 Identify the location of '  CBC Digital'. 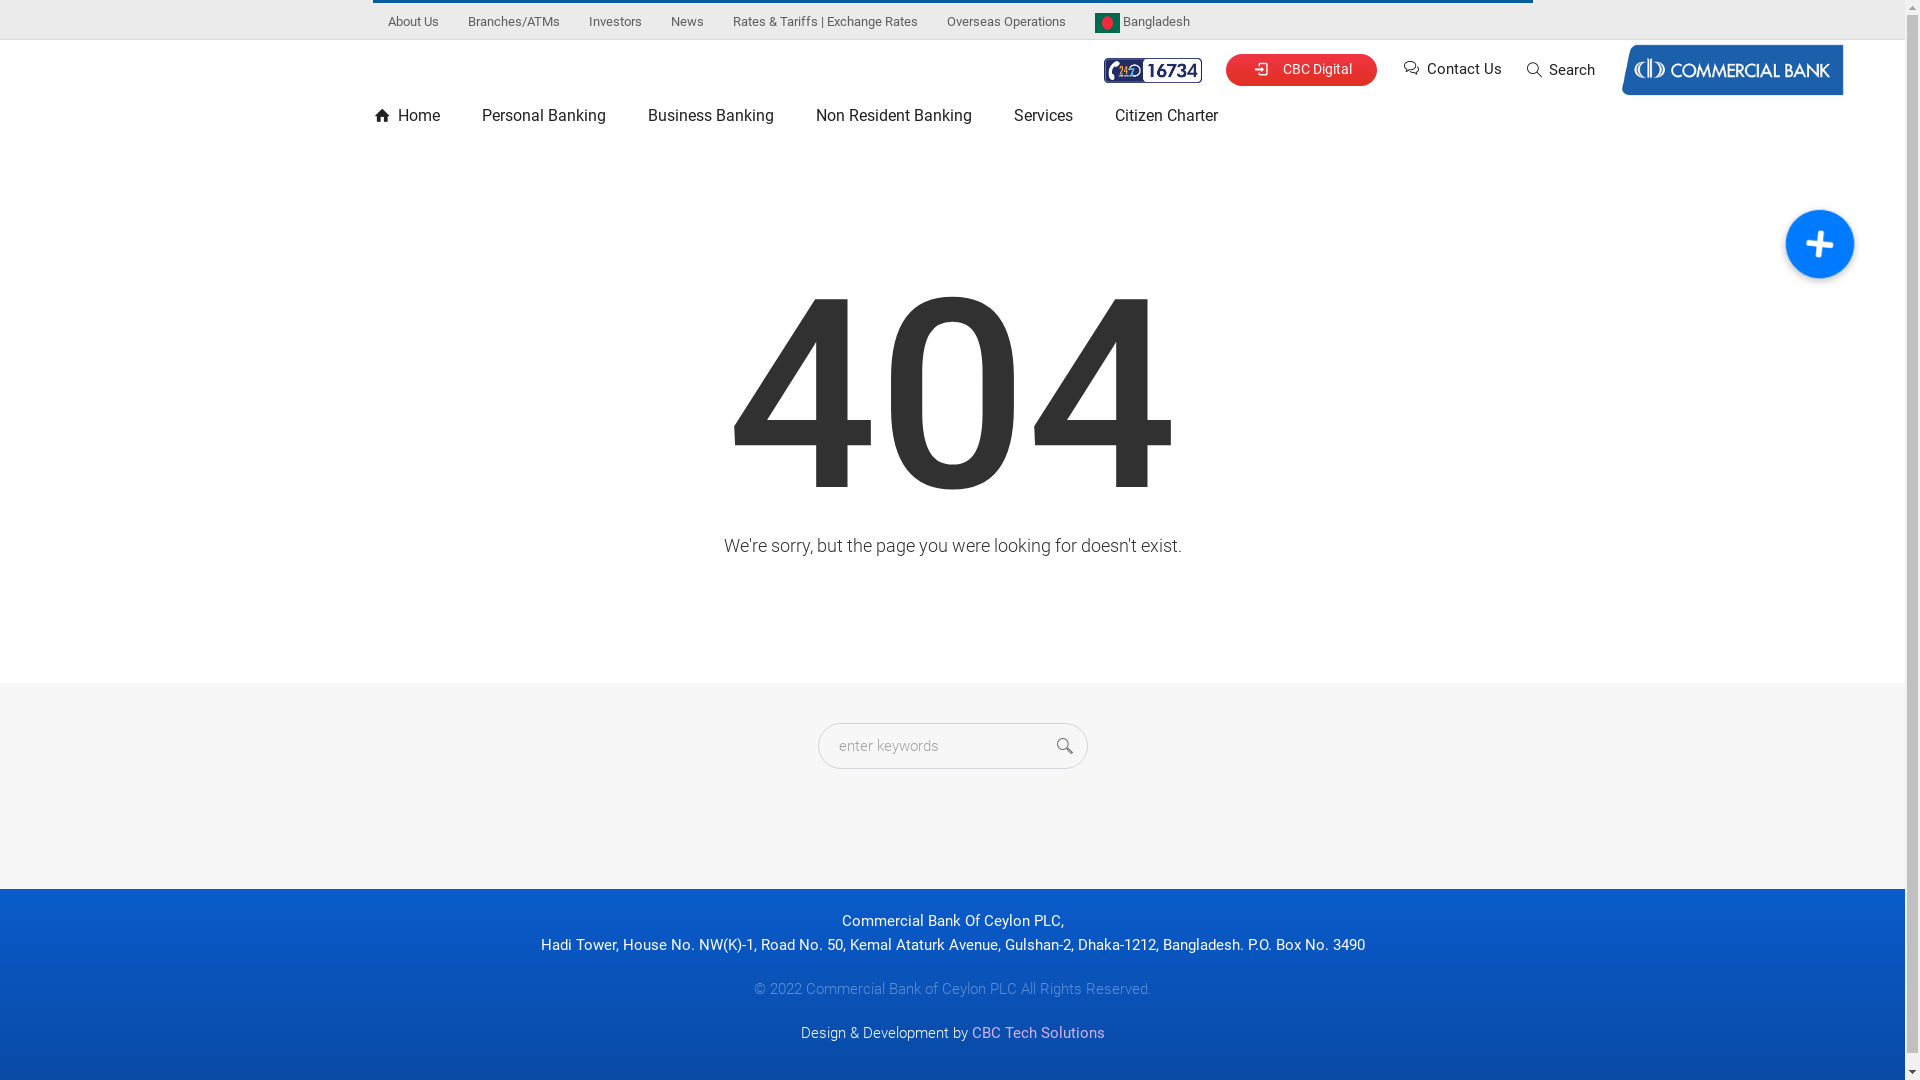
(1300, 68).